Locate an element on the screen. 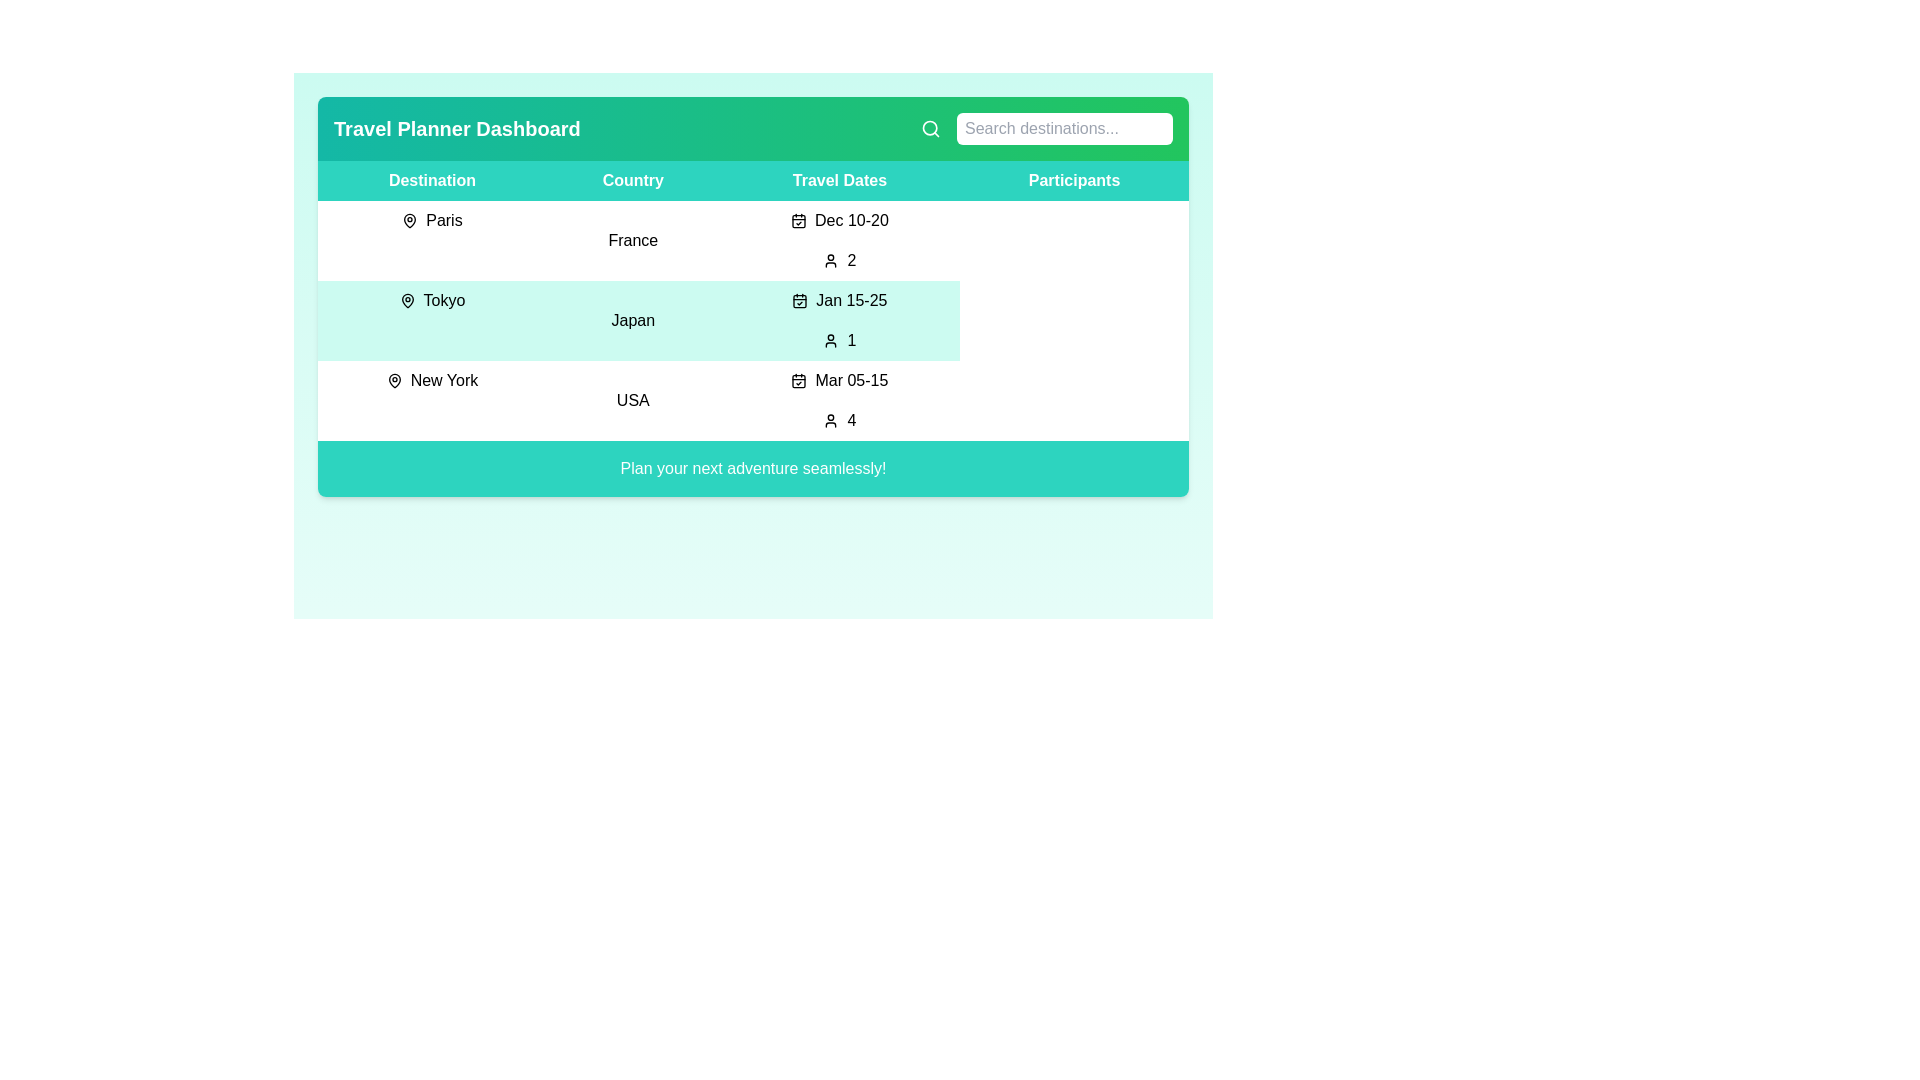 The image size is (1920, 1080). the 'Travel Dates' header cell in the table, which is the third cell in the header row, to interact with it is located at coordinates (840, 181).